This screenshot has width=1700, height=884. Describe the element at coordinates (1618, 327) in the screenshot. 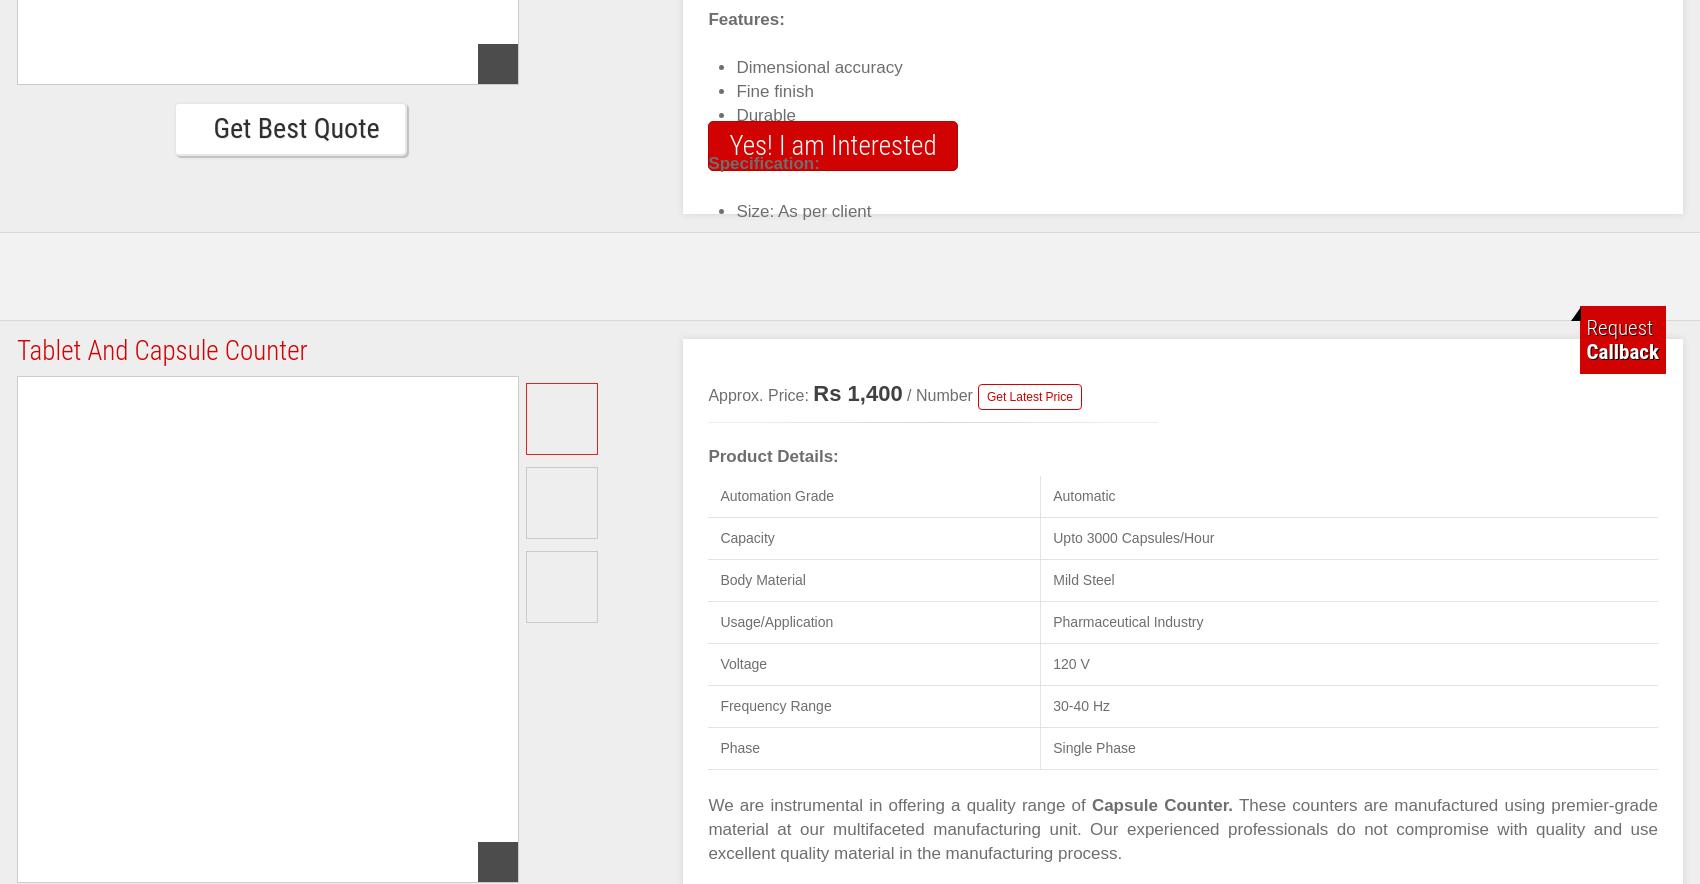

I see `'Request'` at that location.